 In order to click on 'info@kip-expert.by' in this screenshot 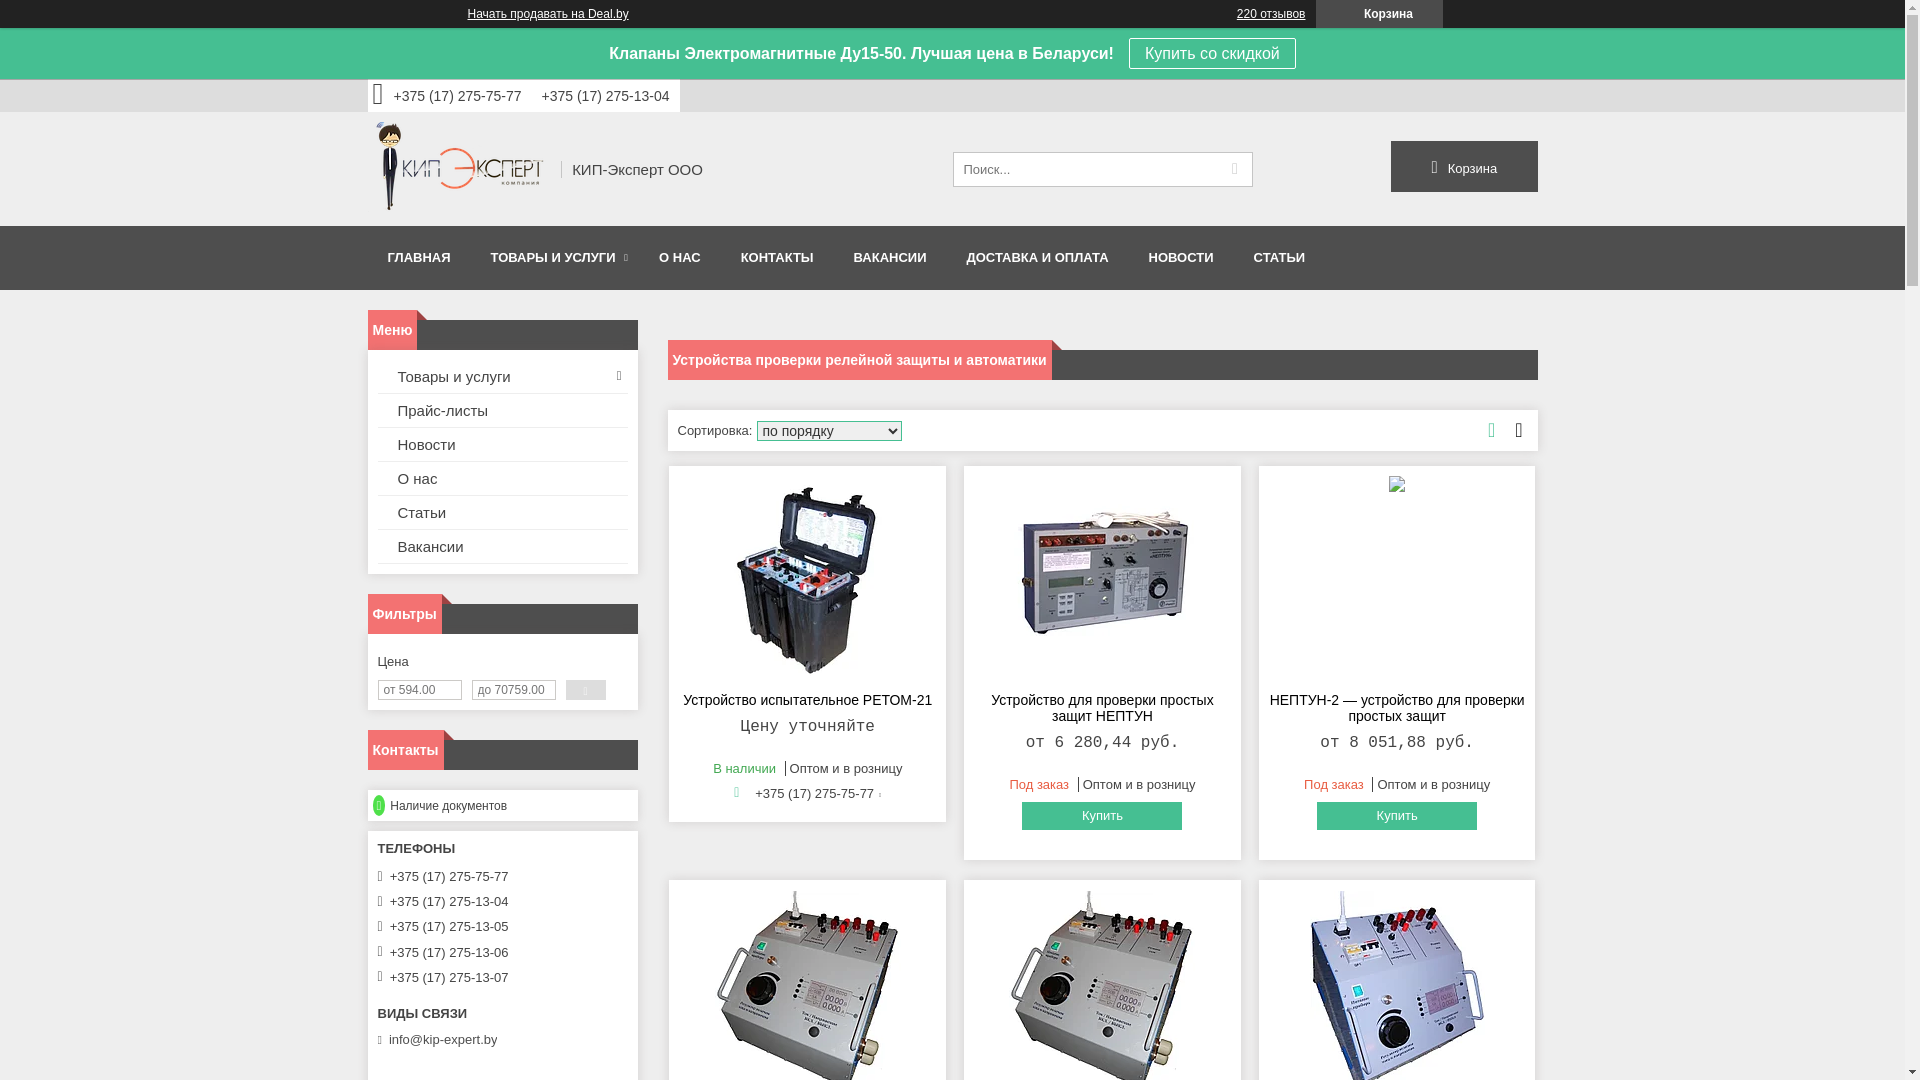, I will do `click(442, 1039)`.